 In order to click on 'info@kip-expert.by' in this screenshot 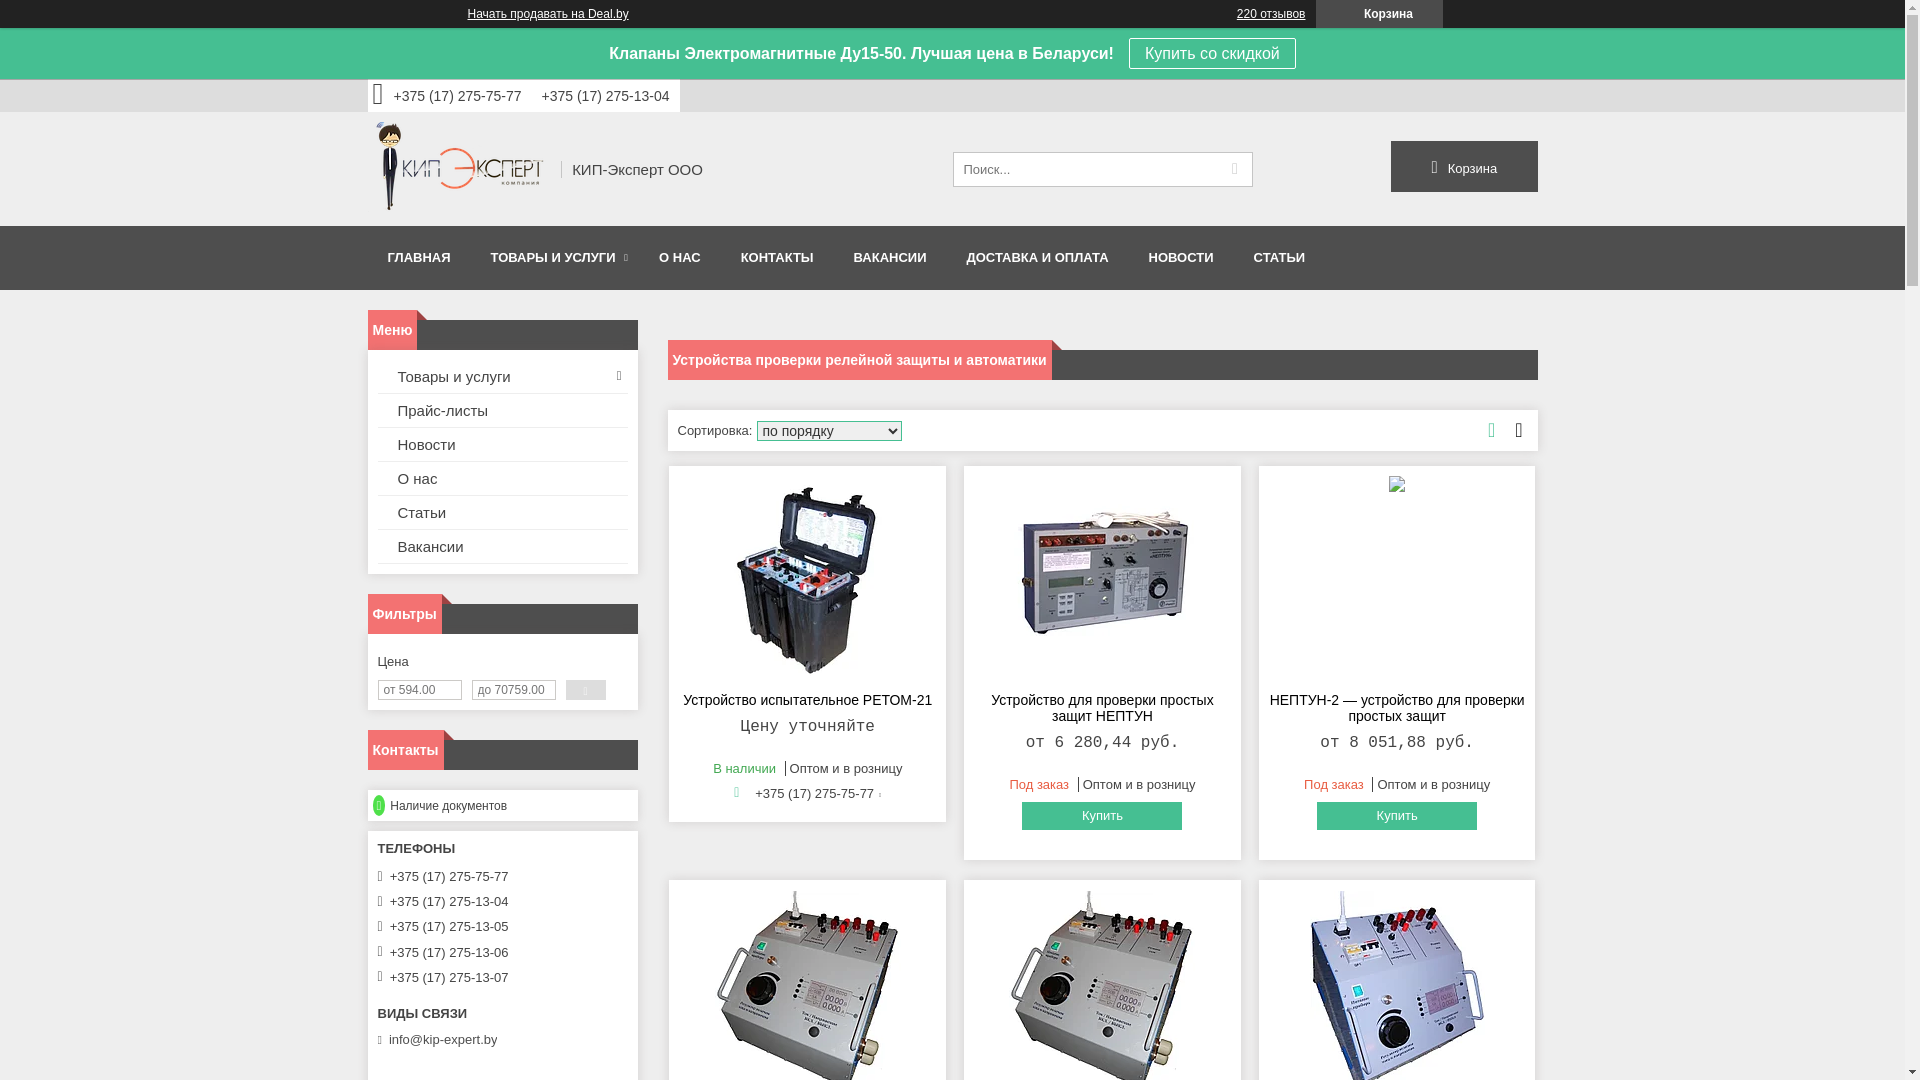, I will do `click(442, 1039)`.